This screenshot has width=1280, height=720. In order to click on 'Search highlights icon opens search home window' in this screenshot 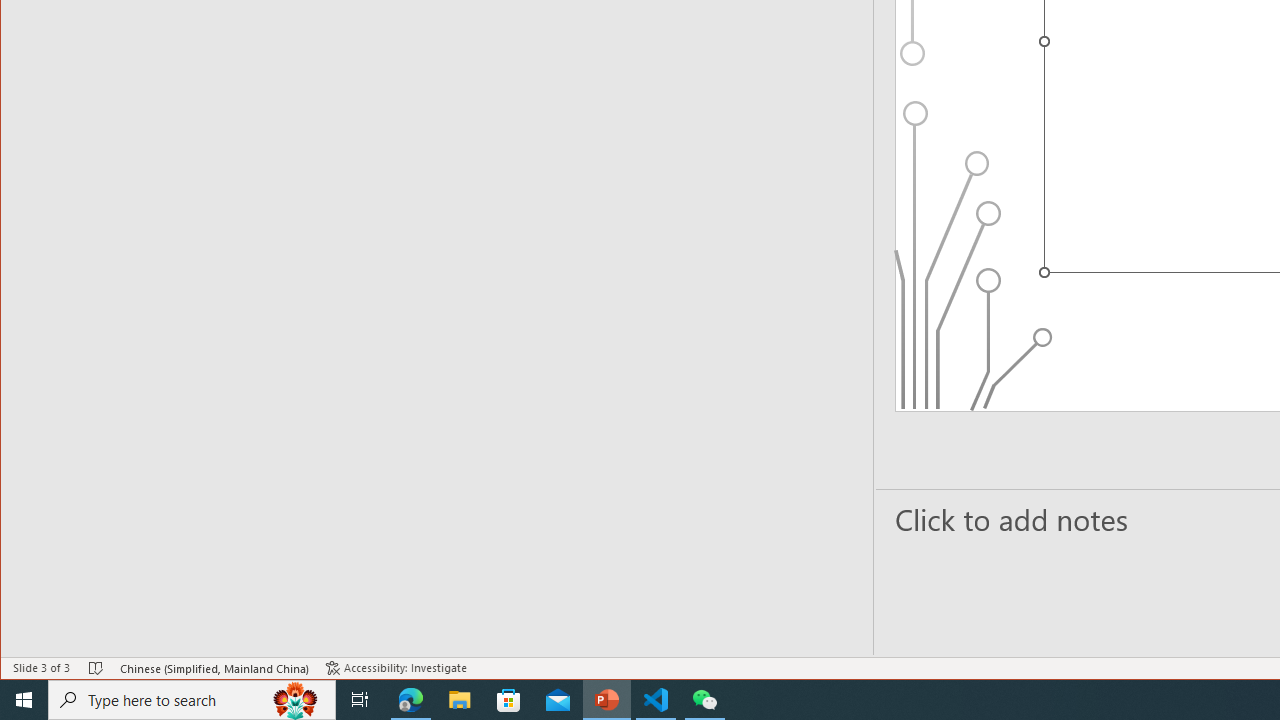, I will do `click(294, 698)`.